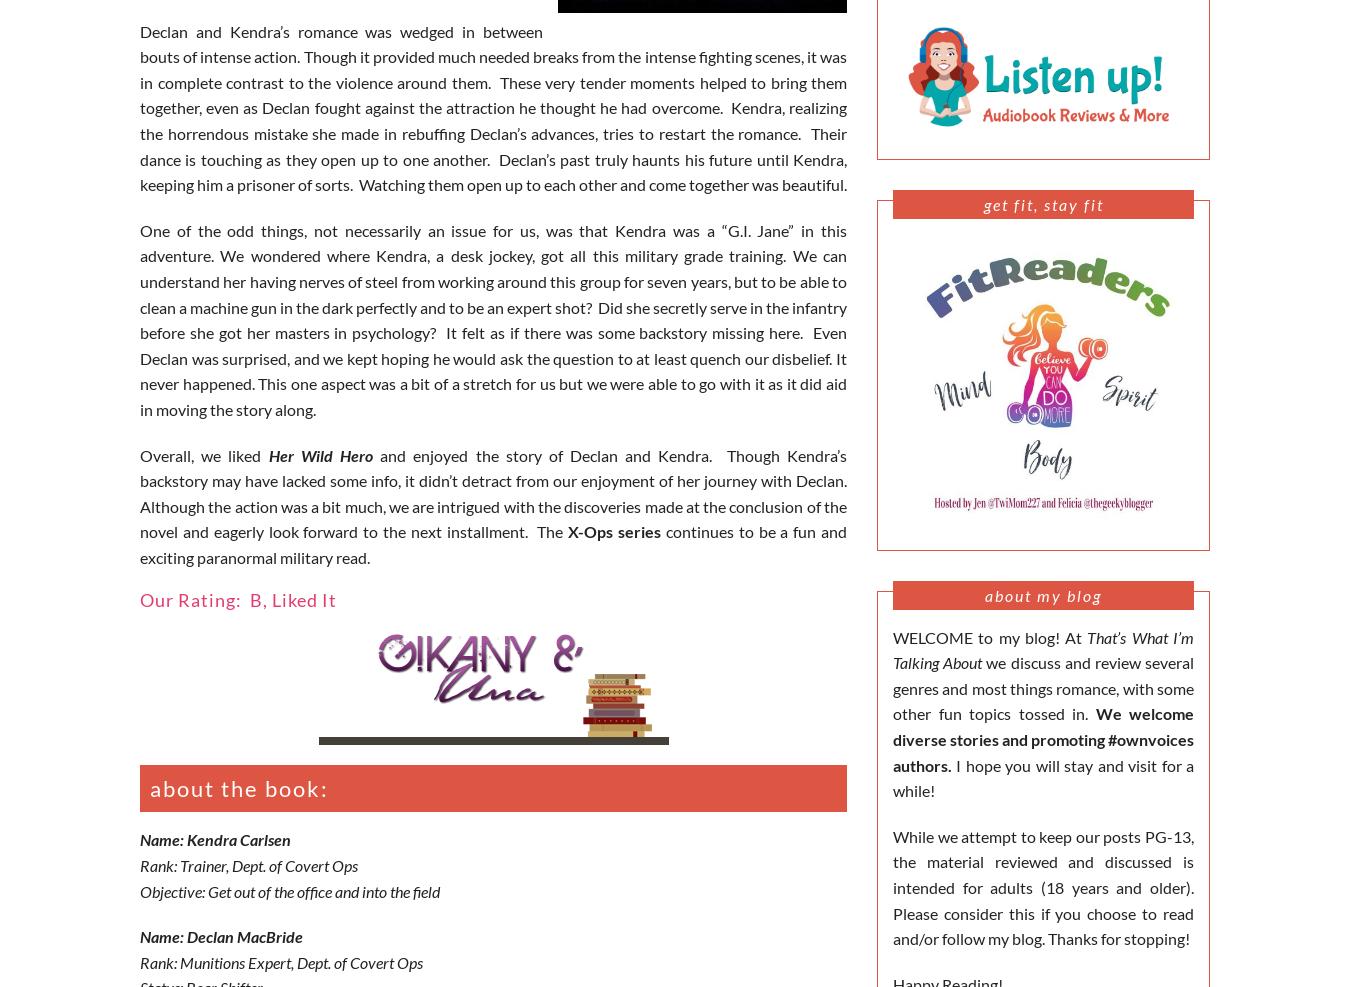 The height and width of the screenshot is (987, 1350). What do you see at coordinates (1043, 593) in the screenshot?
I see `'About My Blog'` at bounding box center [1043, 593].